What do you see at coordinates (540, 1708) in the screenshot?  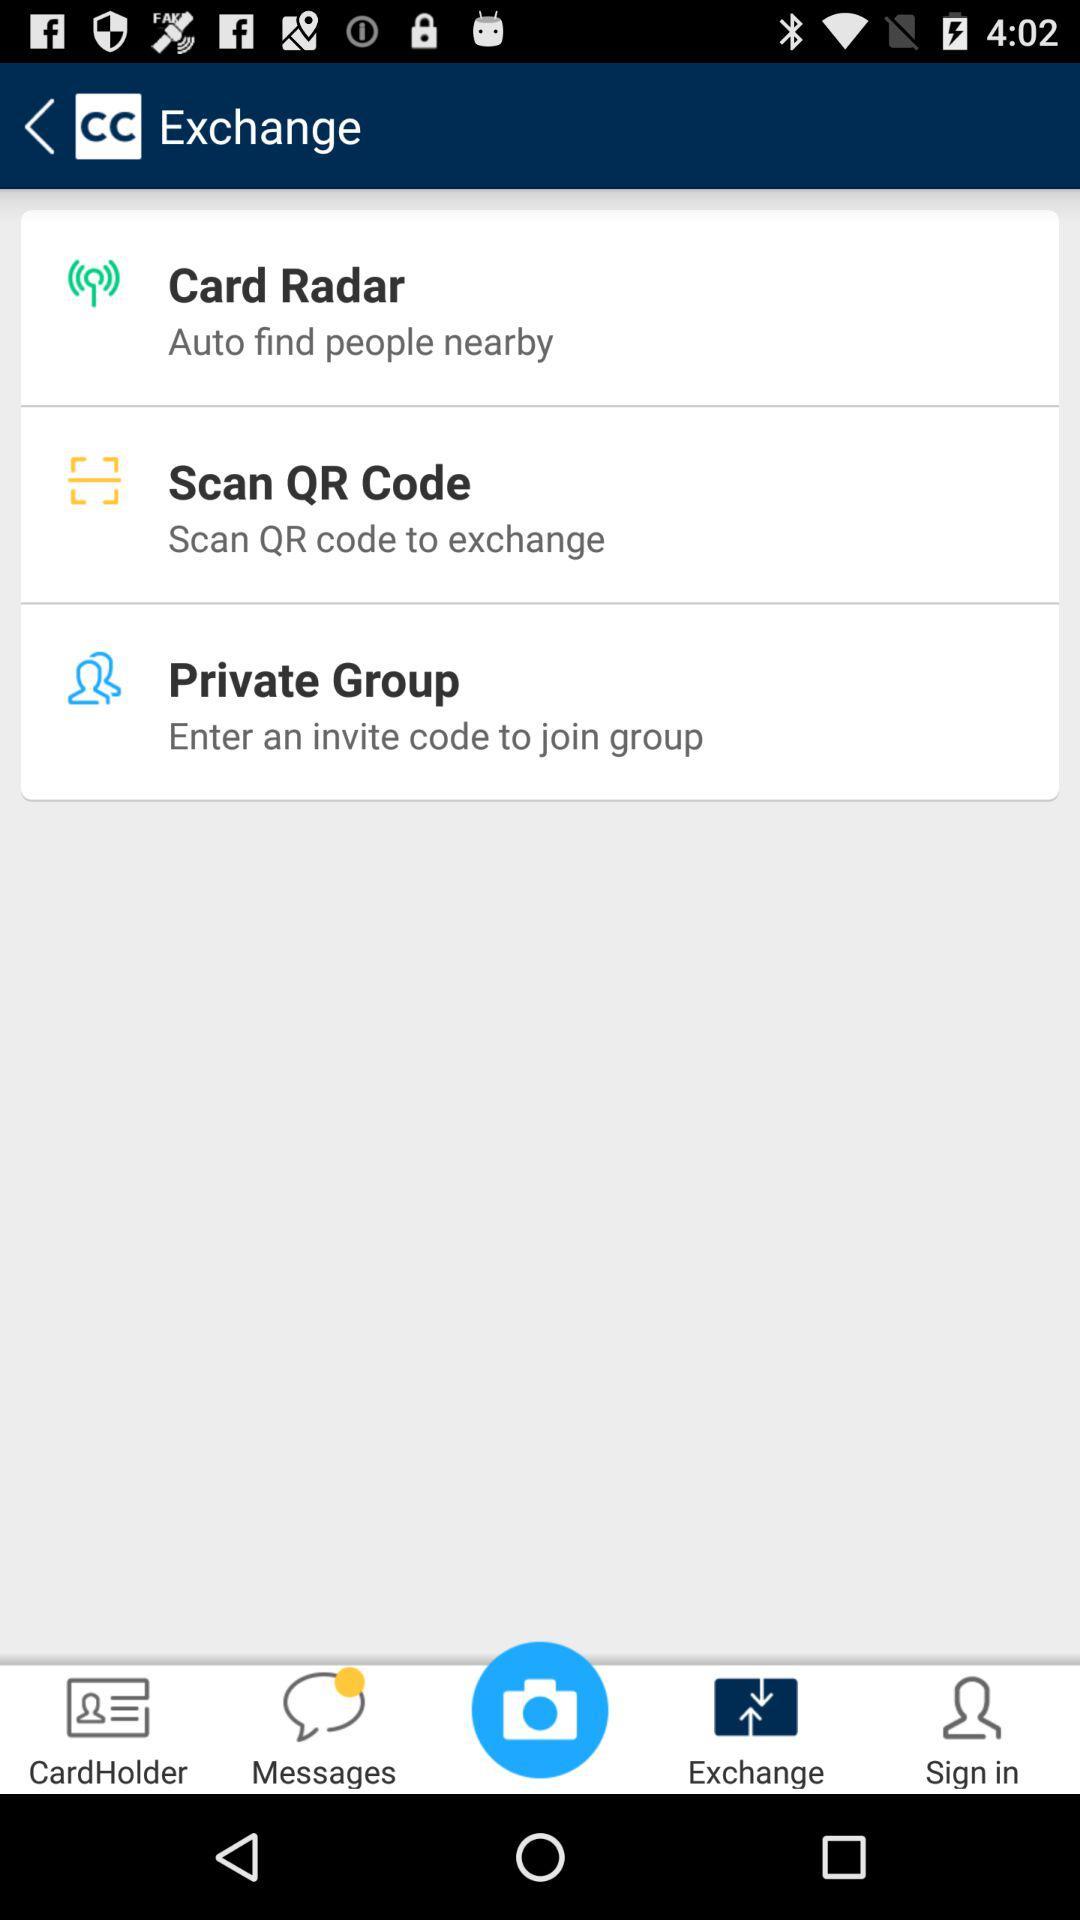 I see `the icon to the right of the messages icon` at bounding box center [540, 1708].